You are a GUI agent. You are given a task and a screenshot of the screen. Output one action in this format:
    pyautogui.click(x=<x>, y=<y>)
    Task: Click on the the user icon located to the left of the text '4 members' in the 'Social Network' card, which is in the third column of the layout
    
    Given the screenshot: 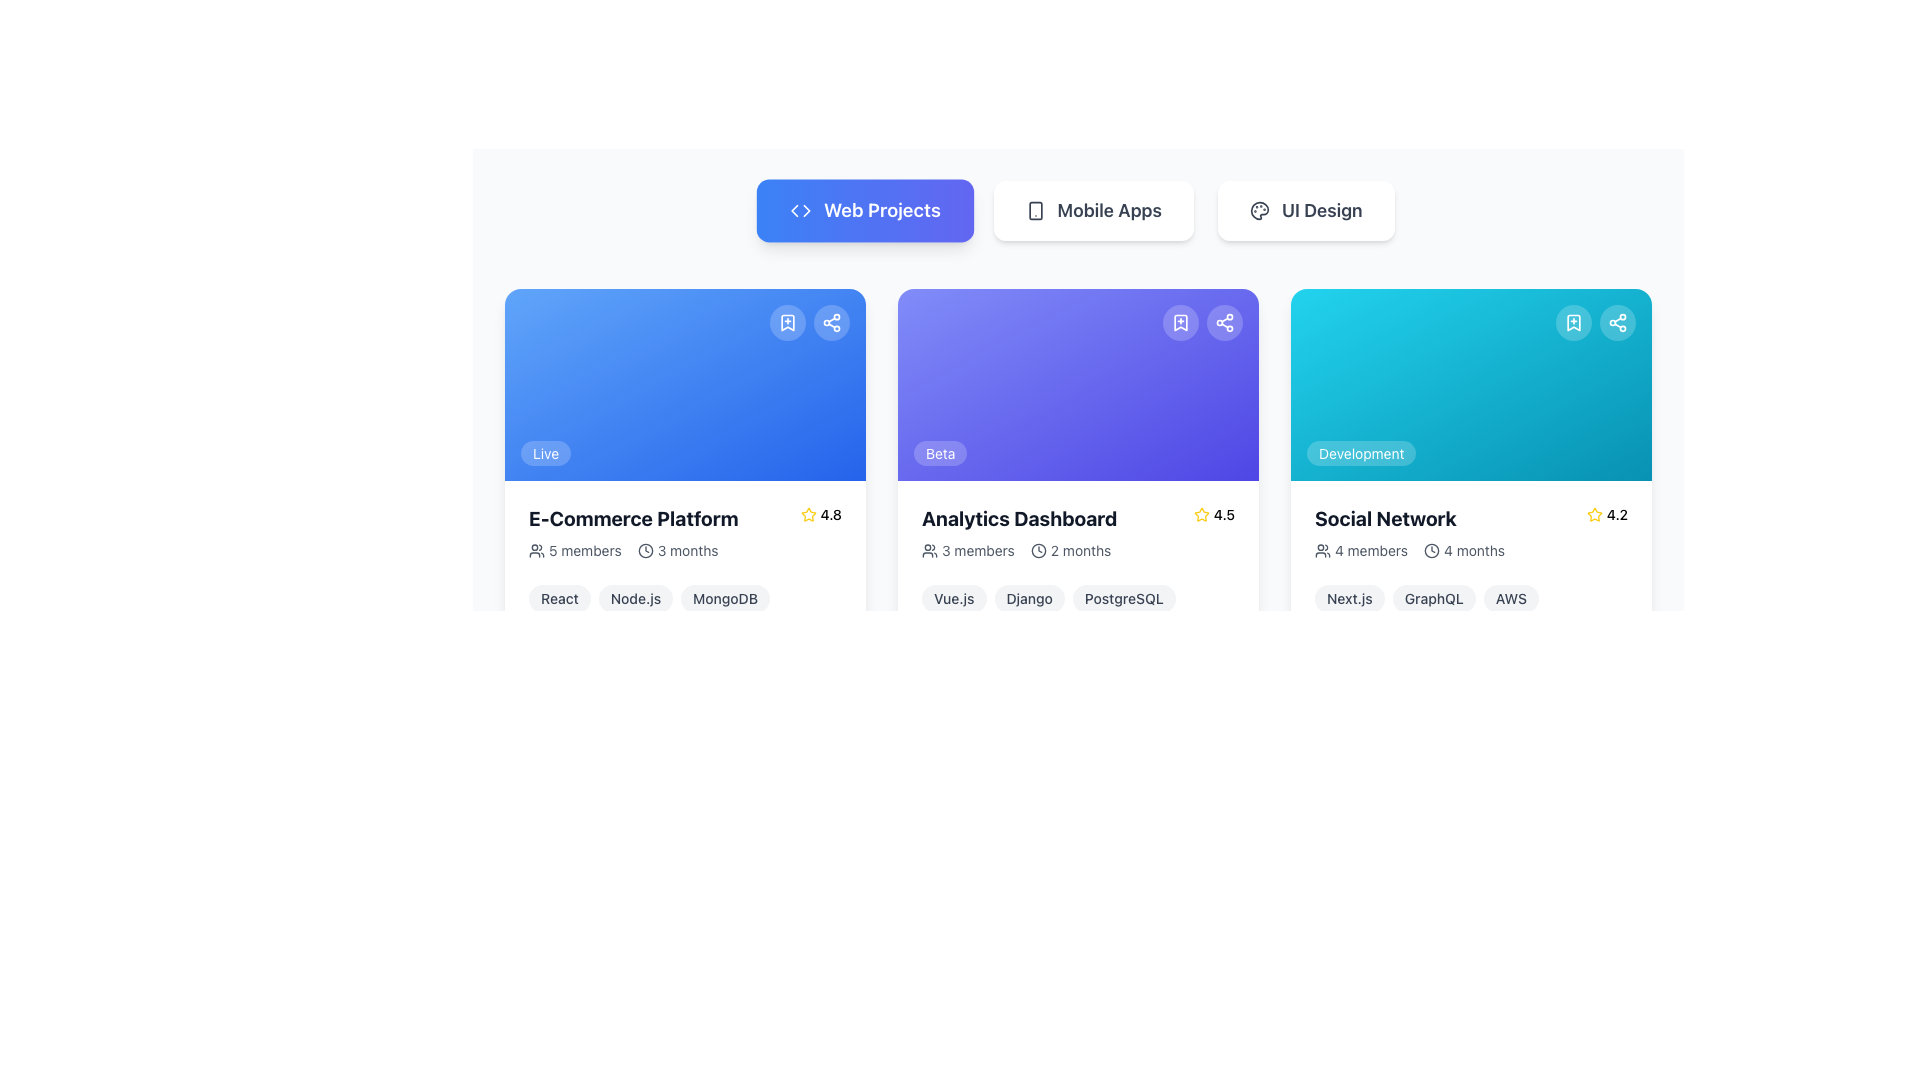 What is the action you would take?
    pyautogui.click(x=1323, y=551)
    